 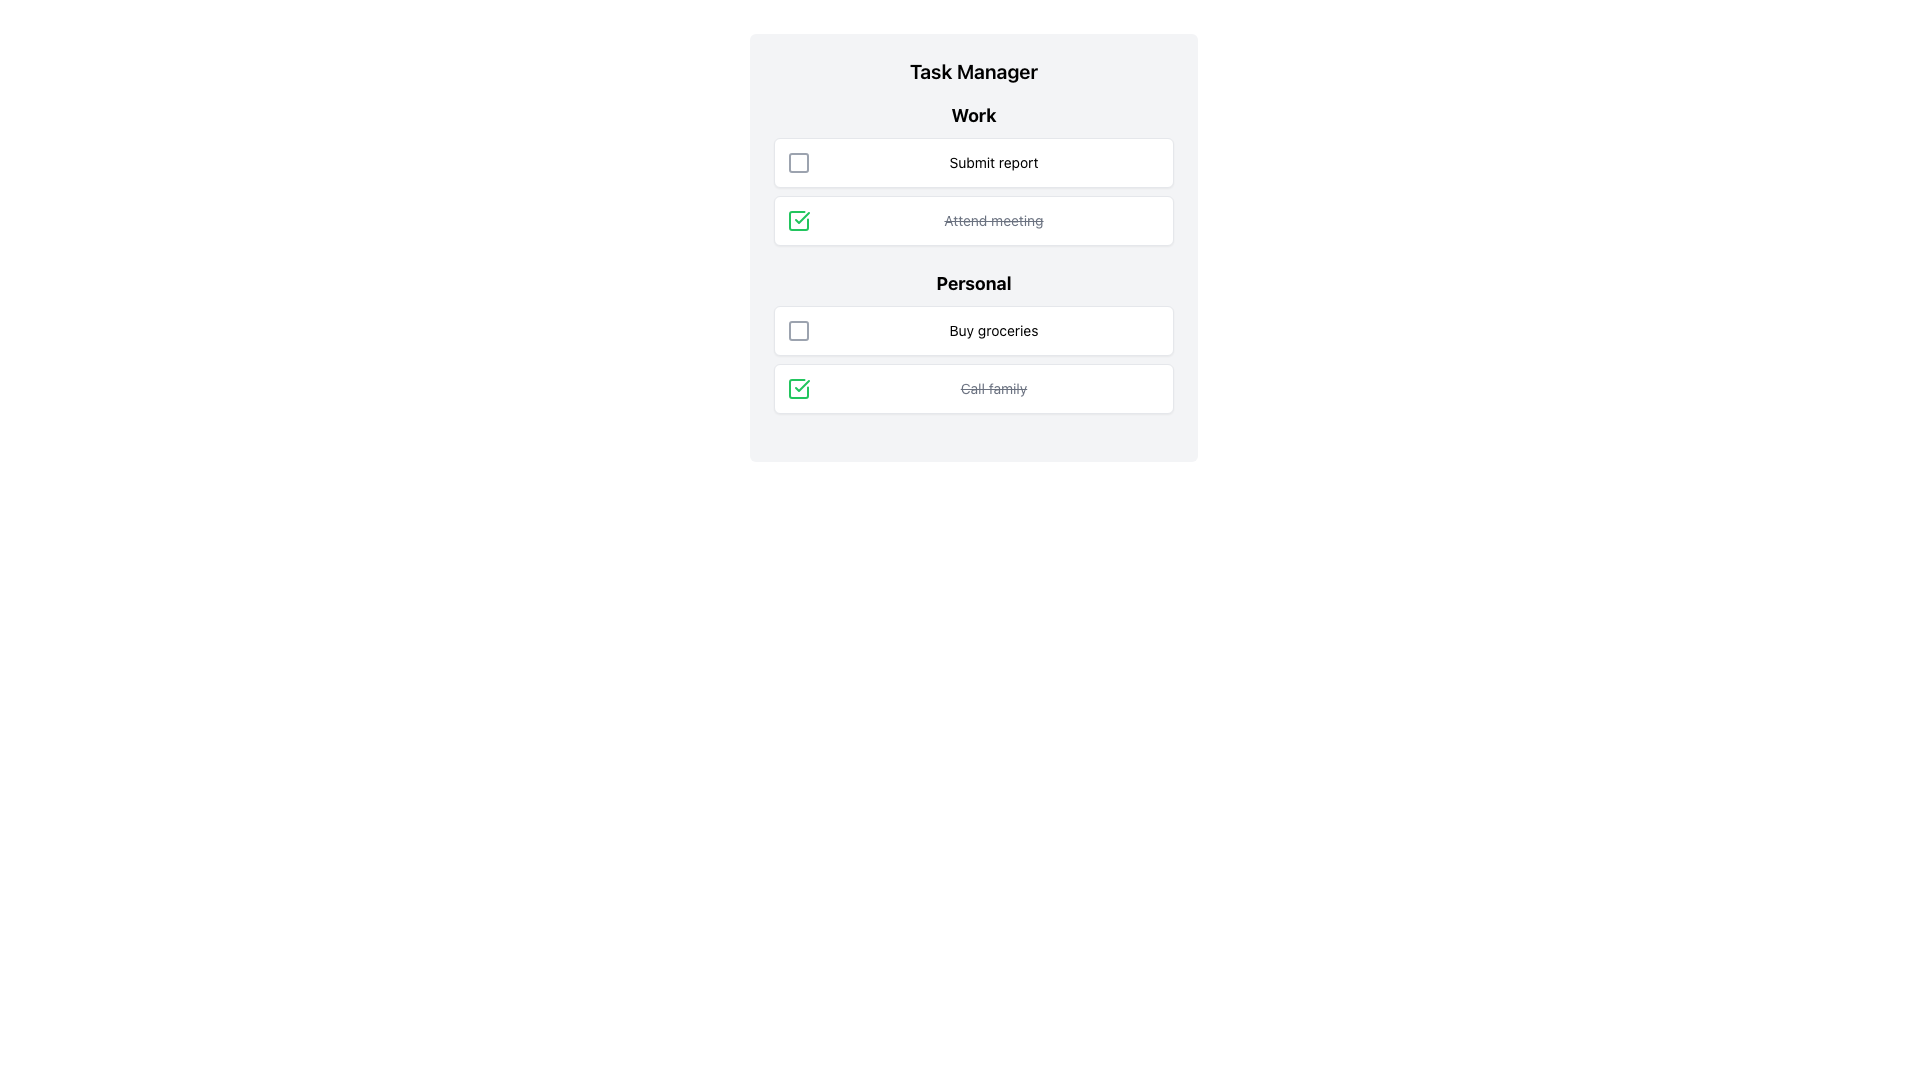 What do you see at coordinates (974, 389) in the screenshot?
I see `the checkbox labeled 'Call family' to unmark the task as completed` at bounding box center [974, 389].